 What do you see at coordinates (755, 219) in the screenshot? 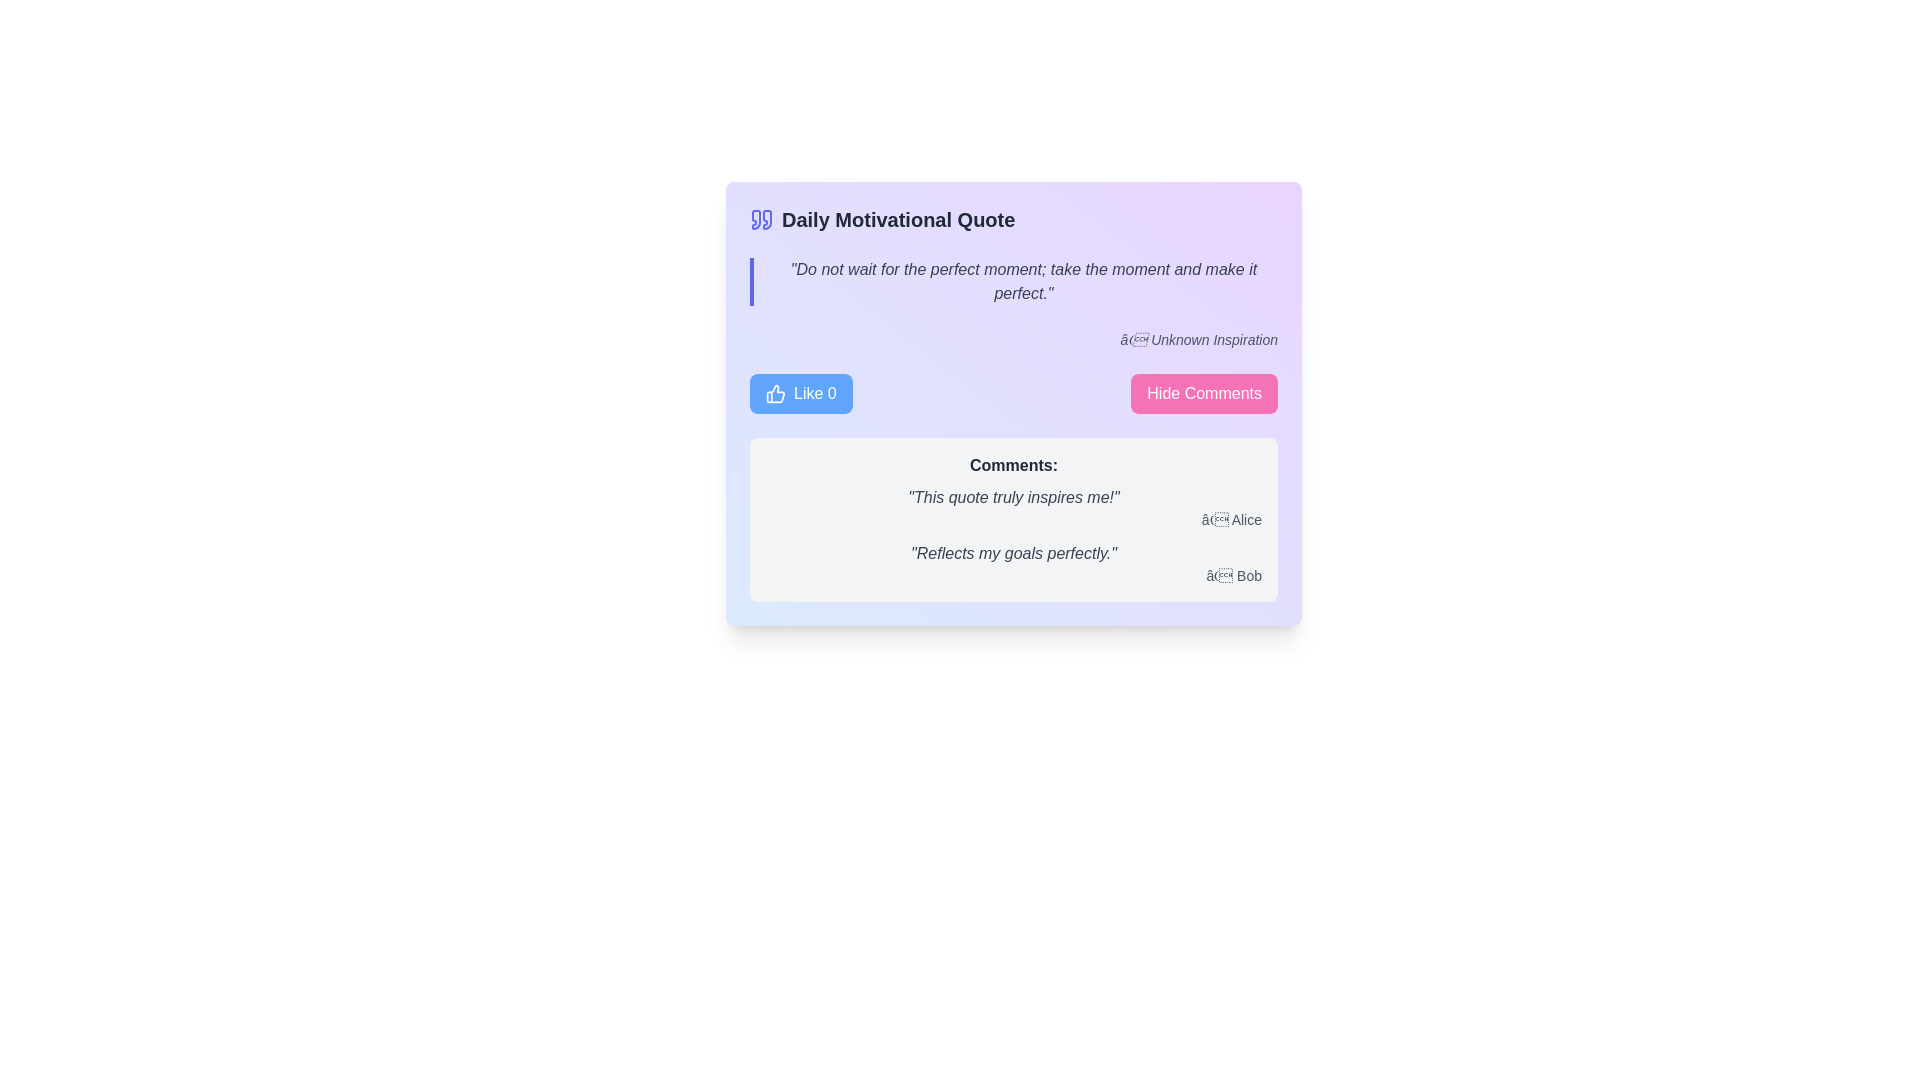
I see `the left quotation mark icon of the 'Daily Motivational Quote' card, which is styled in a modern, minimalist way and is located near the top left of the card` at bounding box center [755, 219].